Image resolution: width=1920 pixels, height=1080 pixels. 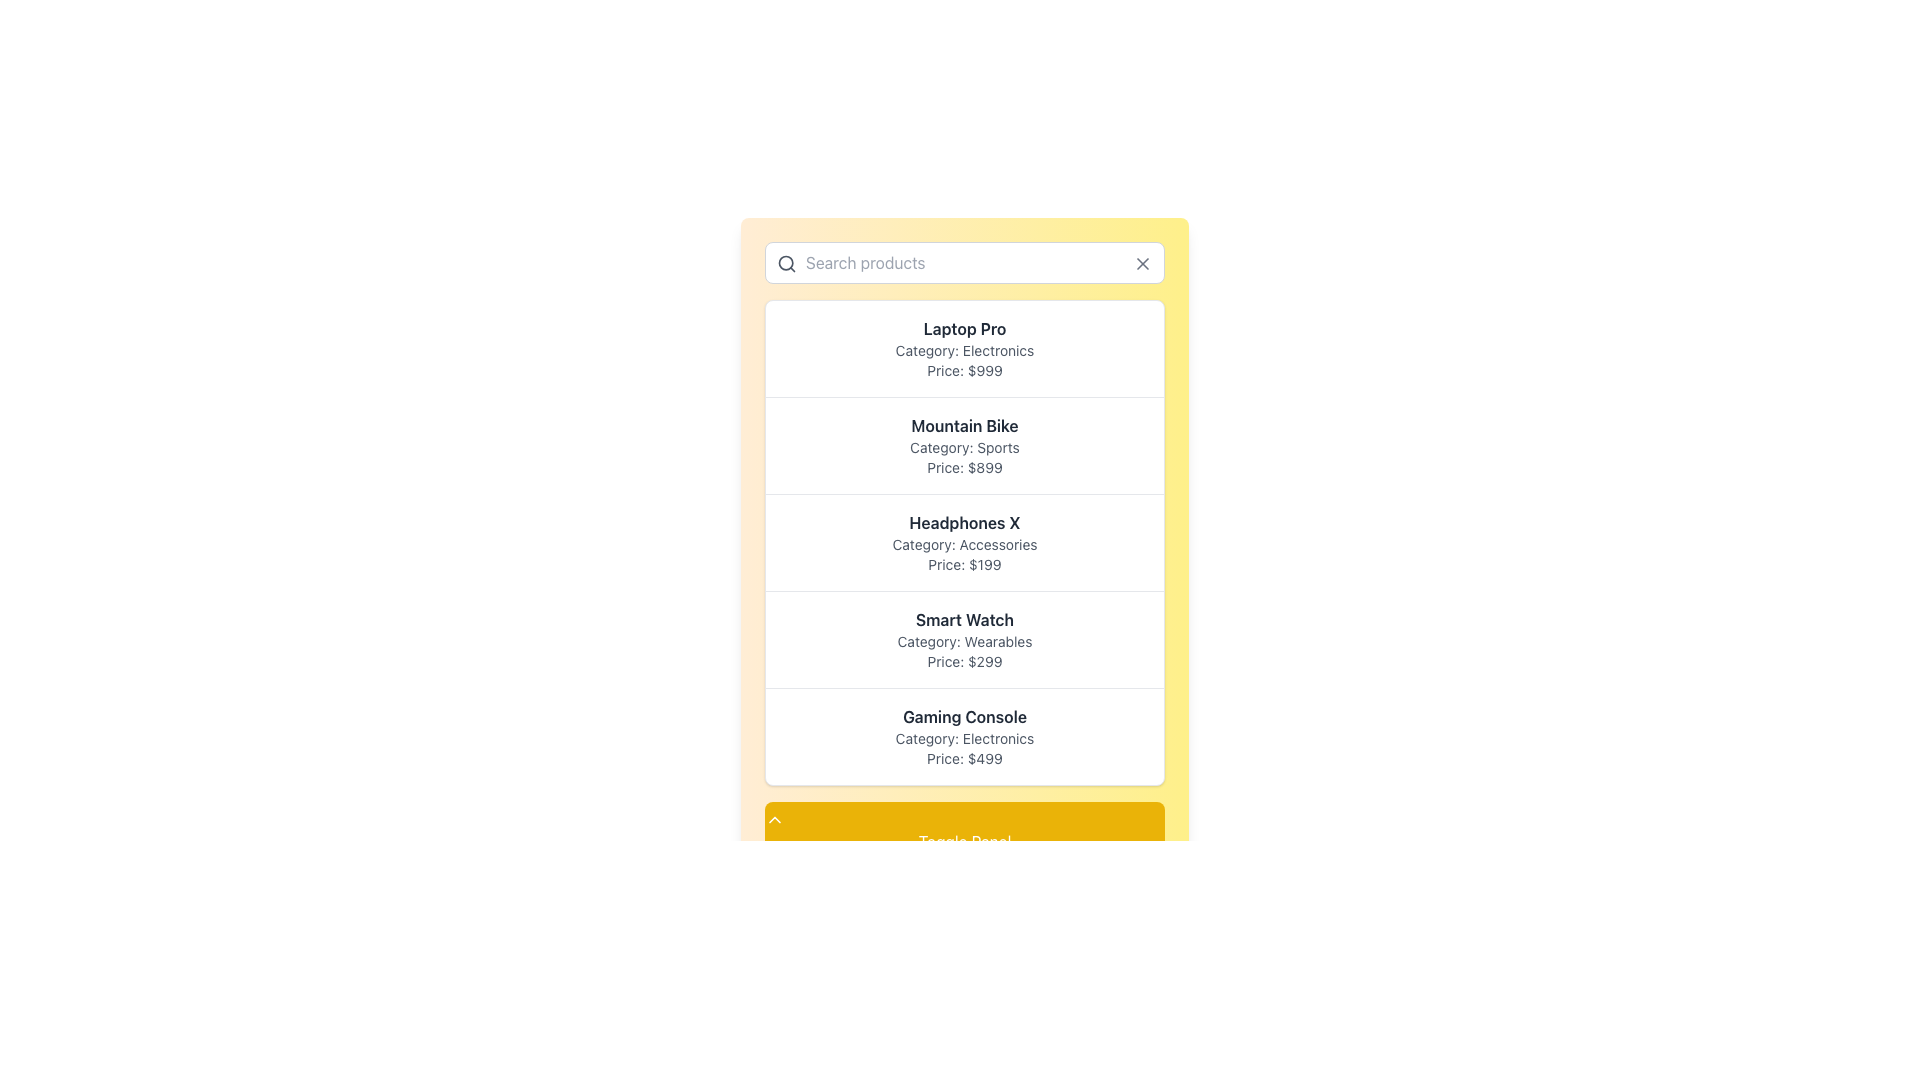 What do you see at coordinates (964, 370) in the screenshot?
I see `the static text label displaying the product price, located below the 'Category: Electronics' text in the vertically aligned list` at bounding box center [964, 370].